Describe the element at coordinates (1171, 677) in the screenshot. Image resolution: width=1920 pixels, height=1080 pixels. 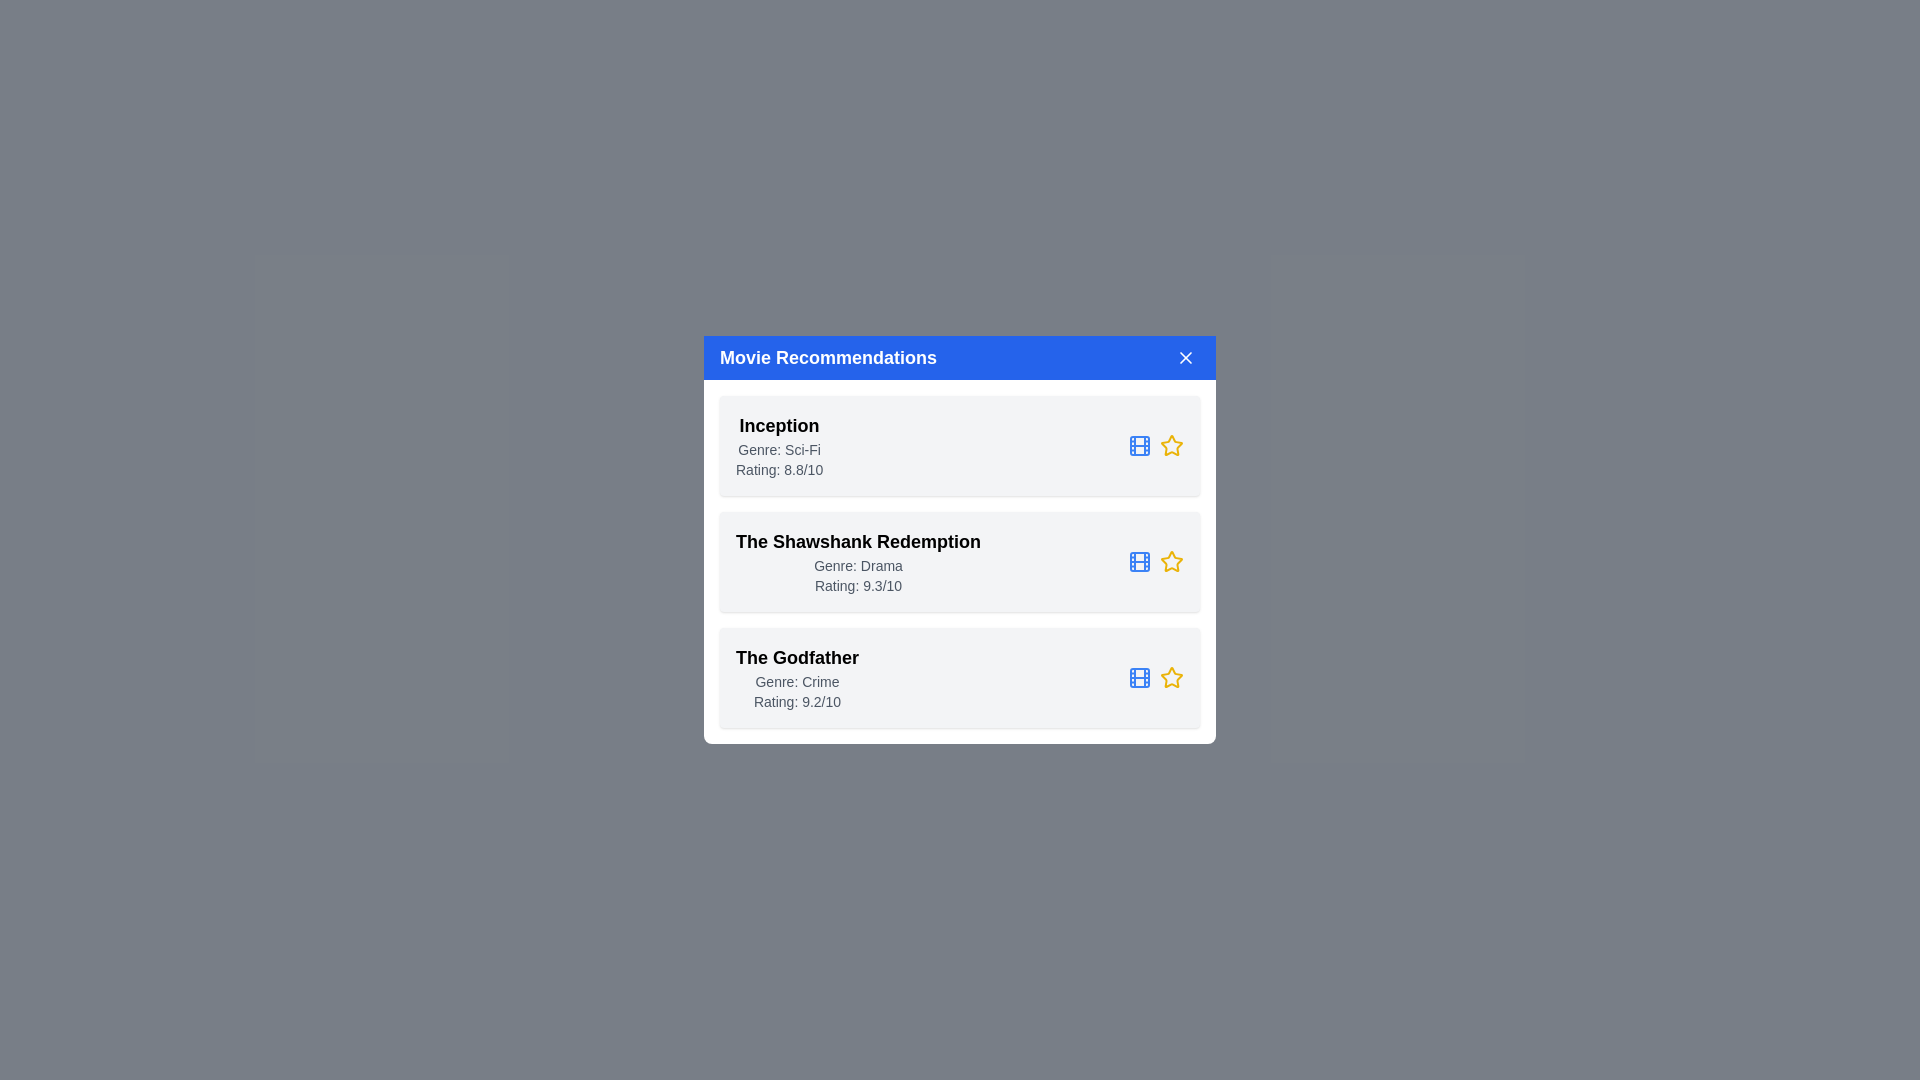
I see `the Star icon for the movie The Godfather` at that location.